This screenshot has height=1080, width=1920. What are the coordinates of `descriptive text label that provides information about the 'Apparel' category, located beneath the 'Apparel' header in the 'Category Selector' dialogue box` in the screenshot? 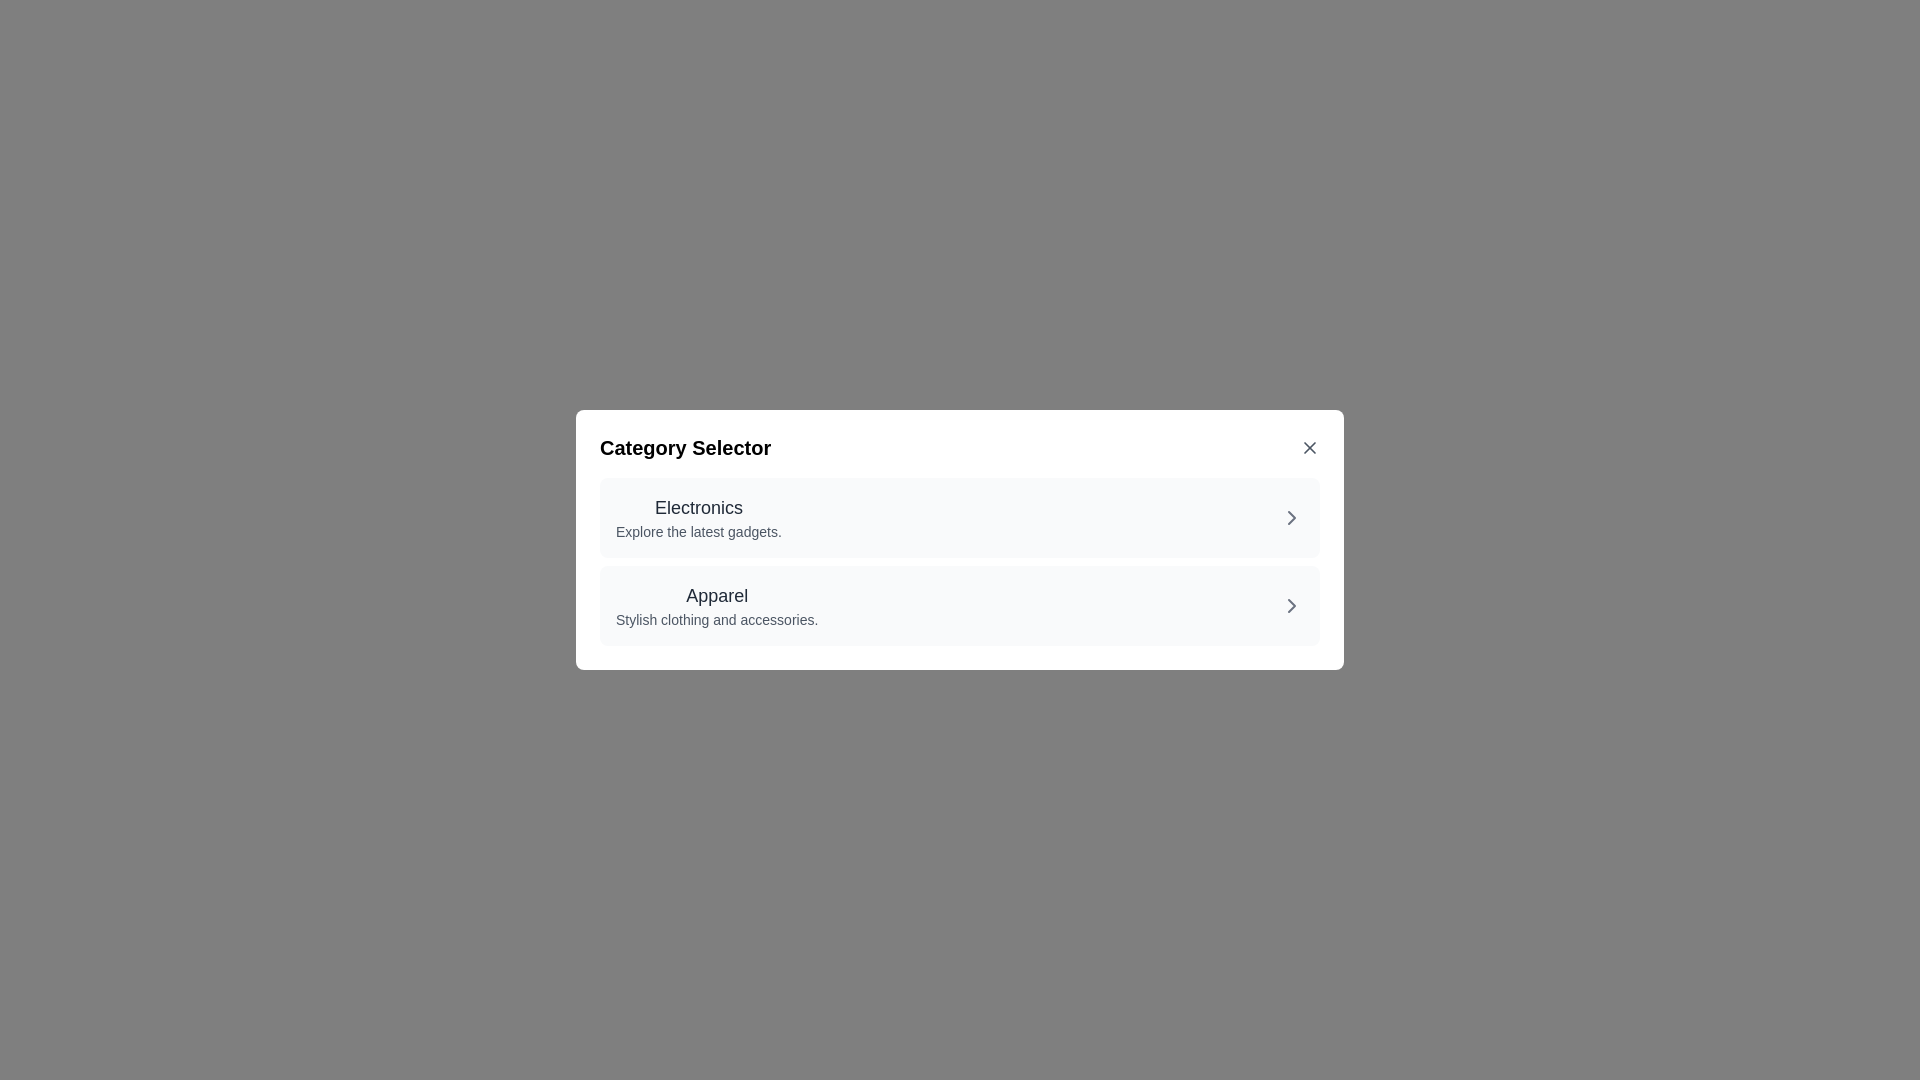 It's located at (717, 619).